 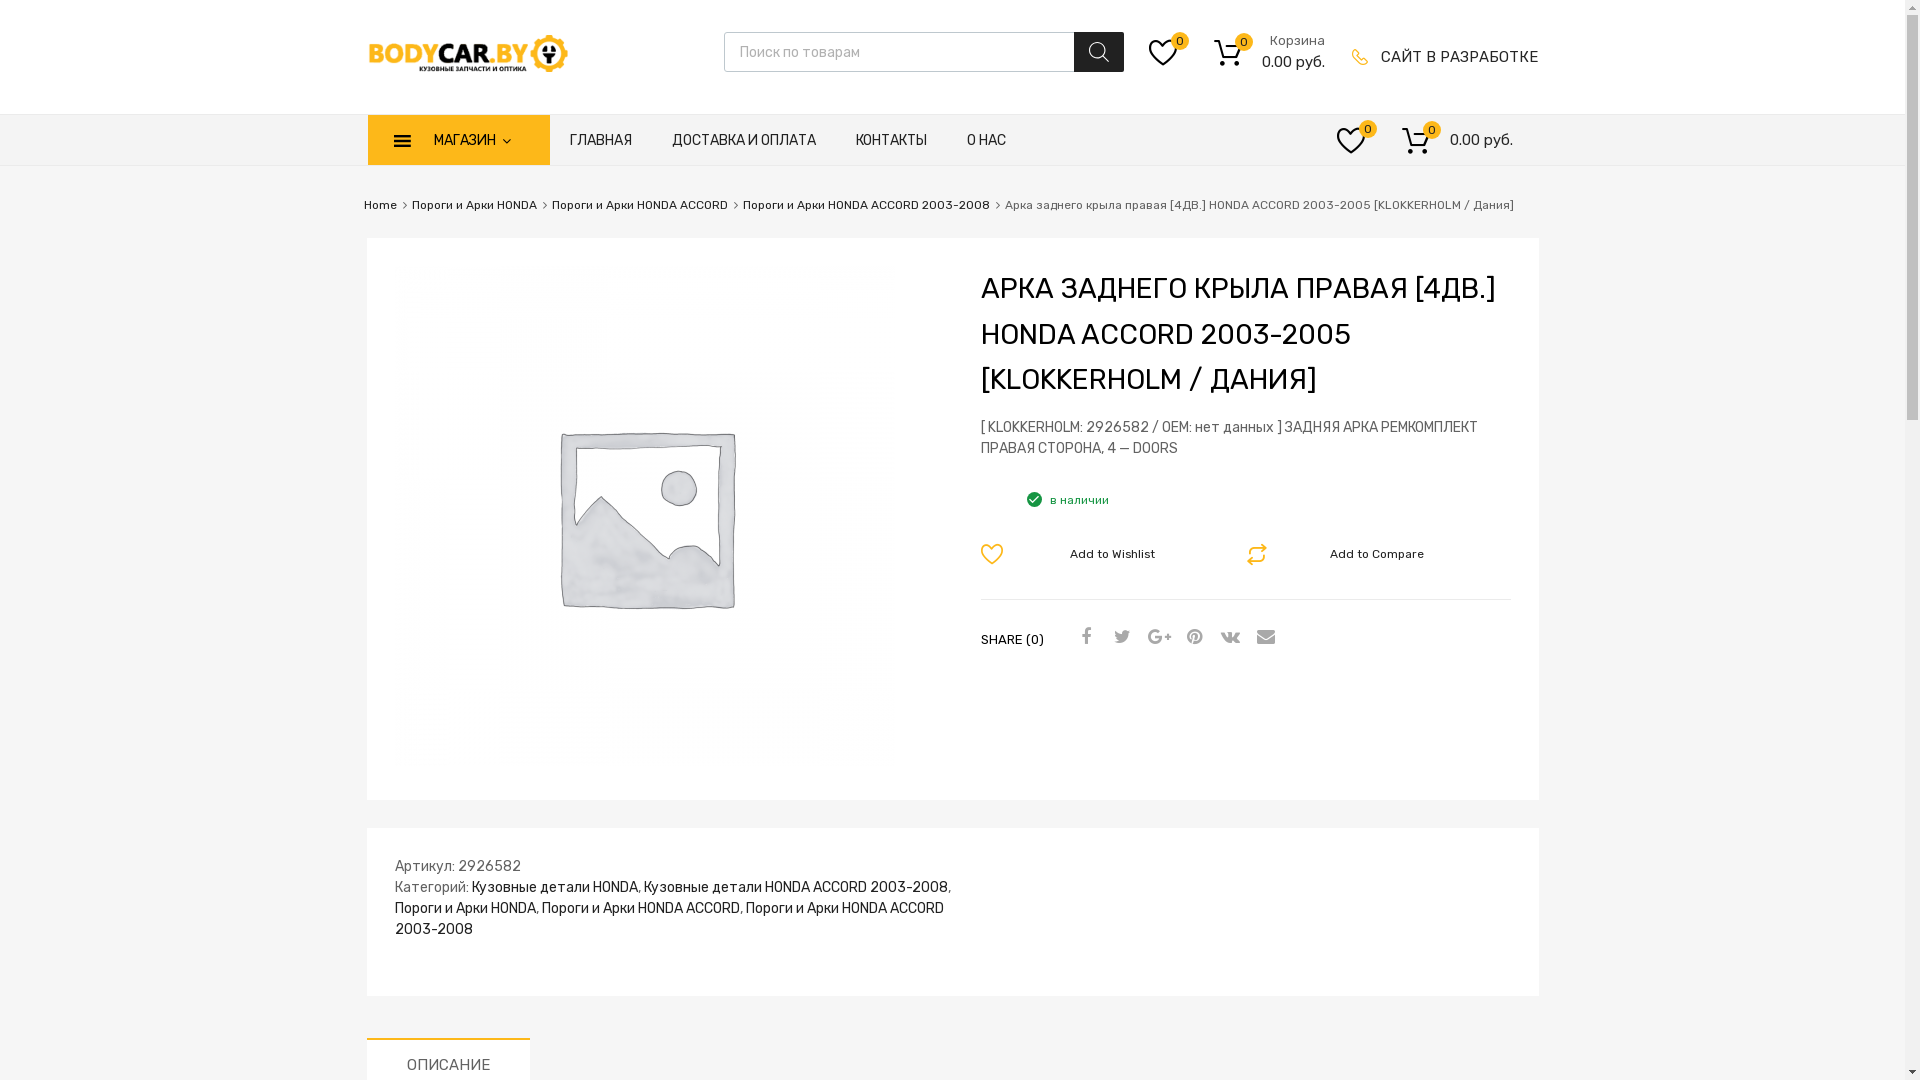 What do you see at coordinates (1098, 554) in the screenshot?
I see `'Add to Wishlist'` at bounding box center [1098, 554].